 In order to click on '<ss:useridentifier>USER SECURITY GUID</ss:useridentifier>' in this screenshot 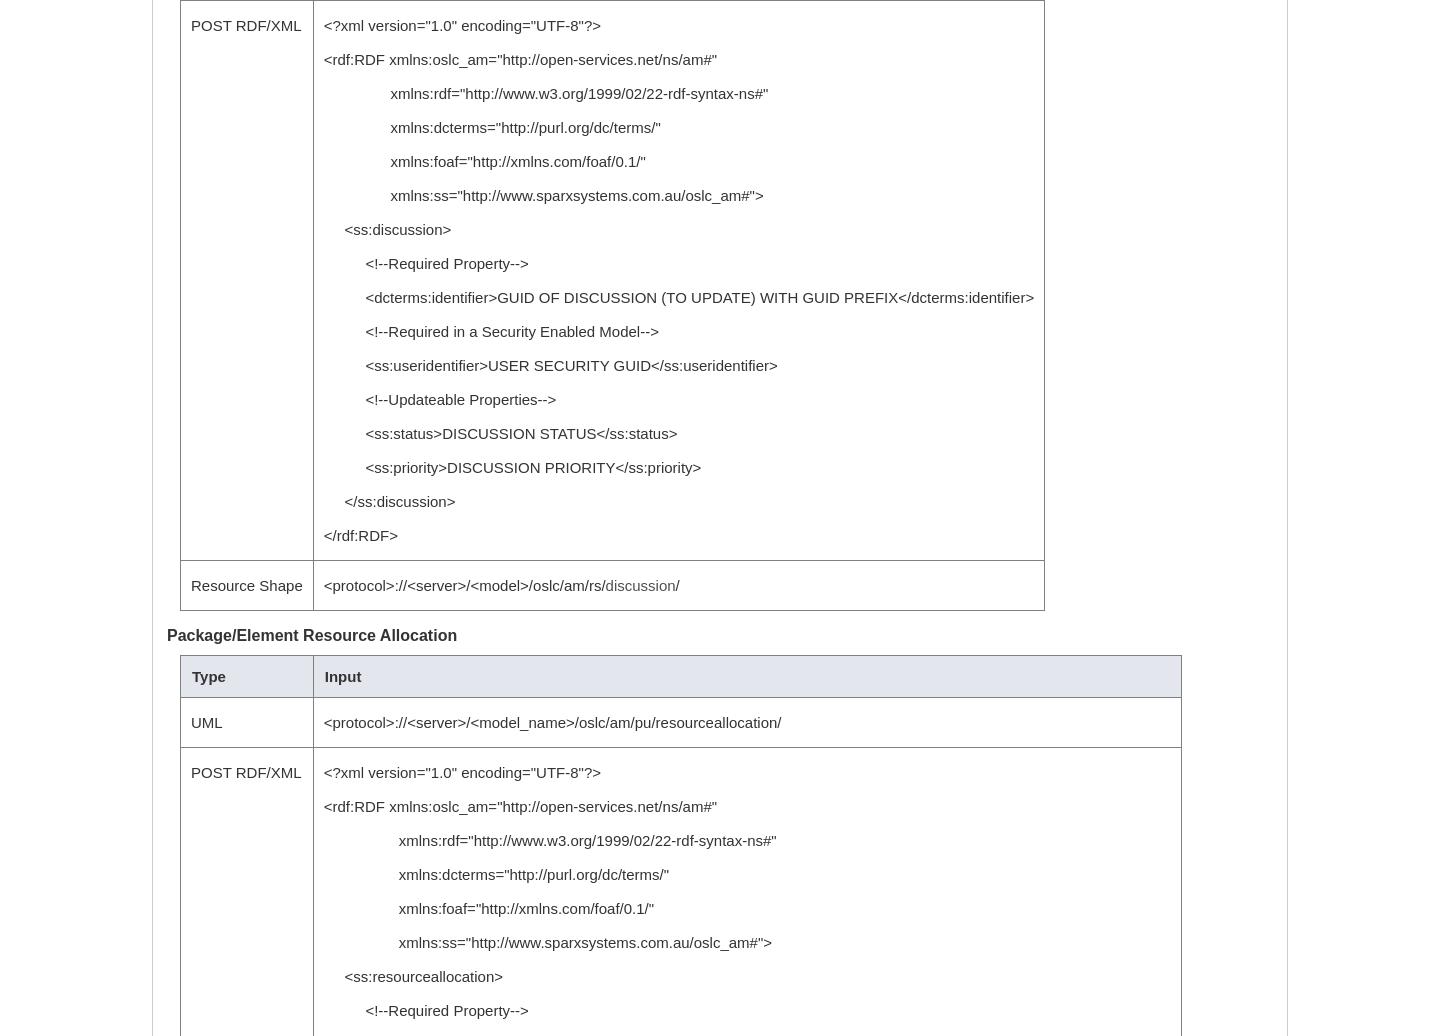, I will do `click(549, 365)`.